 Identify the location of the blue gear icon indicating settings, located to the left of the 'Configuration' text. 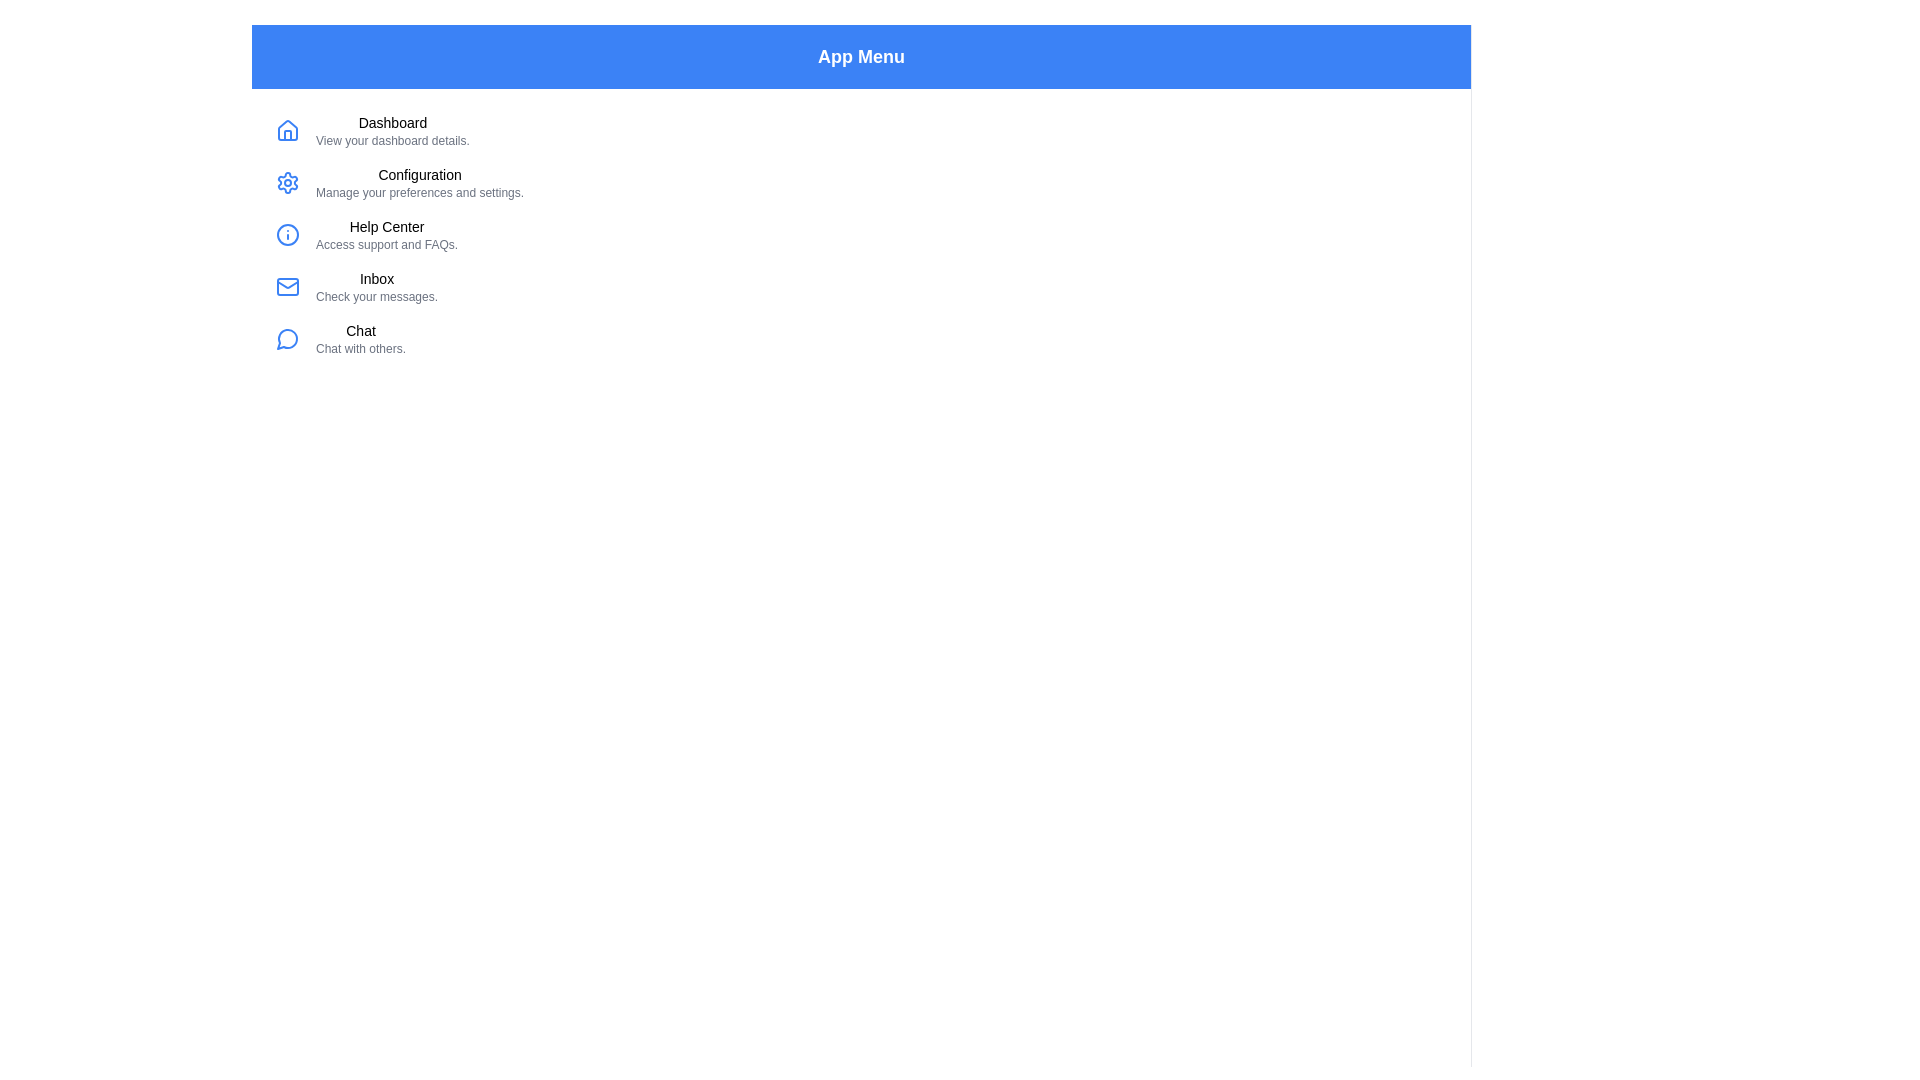
(287, 182).